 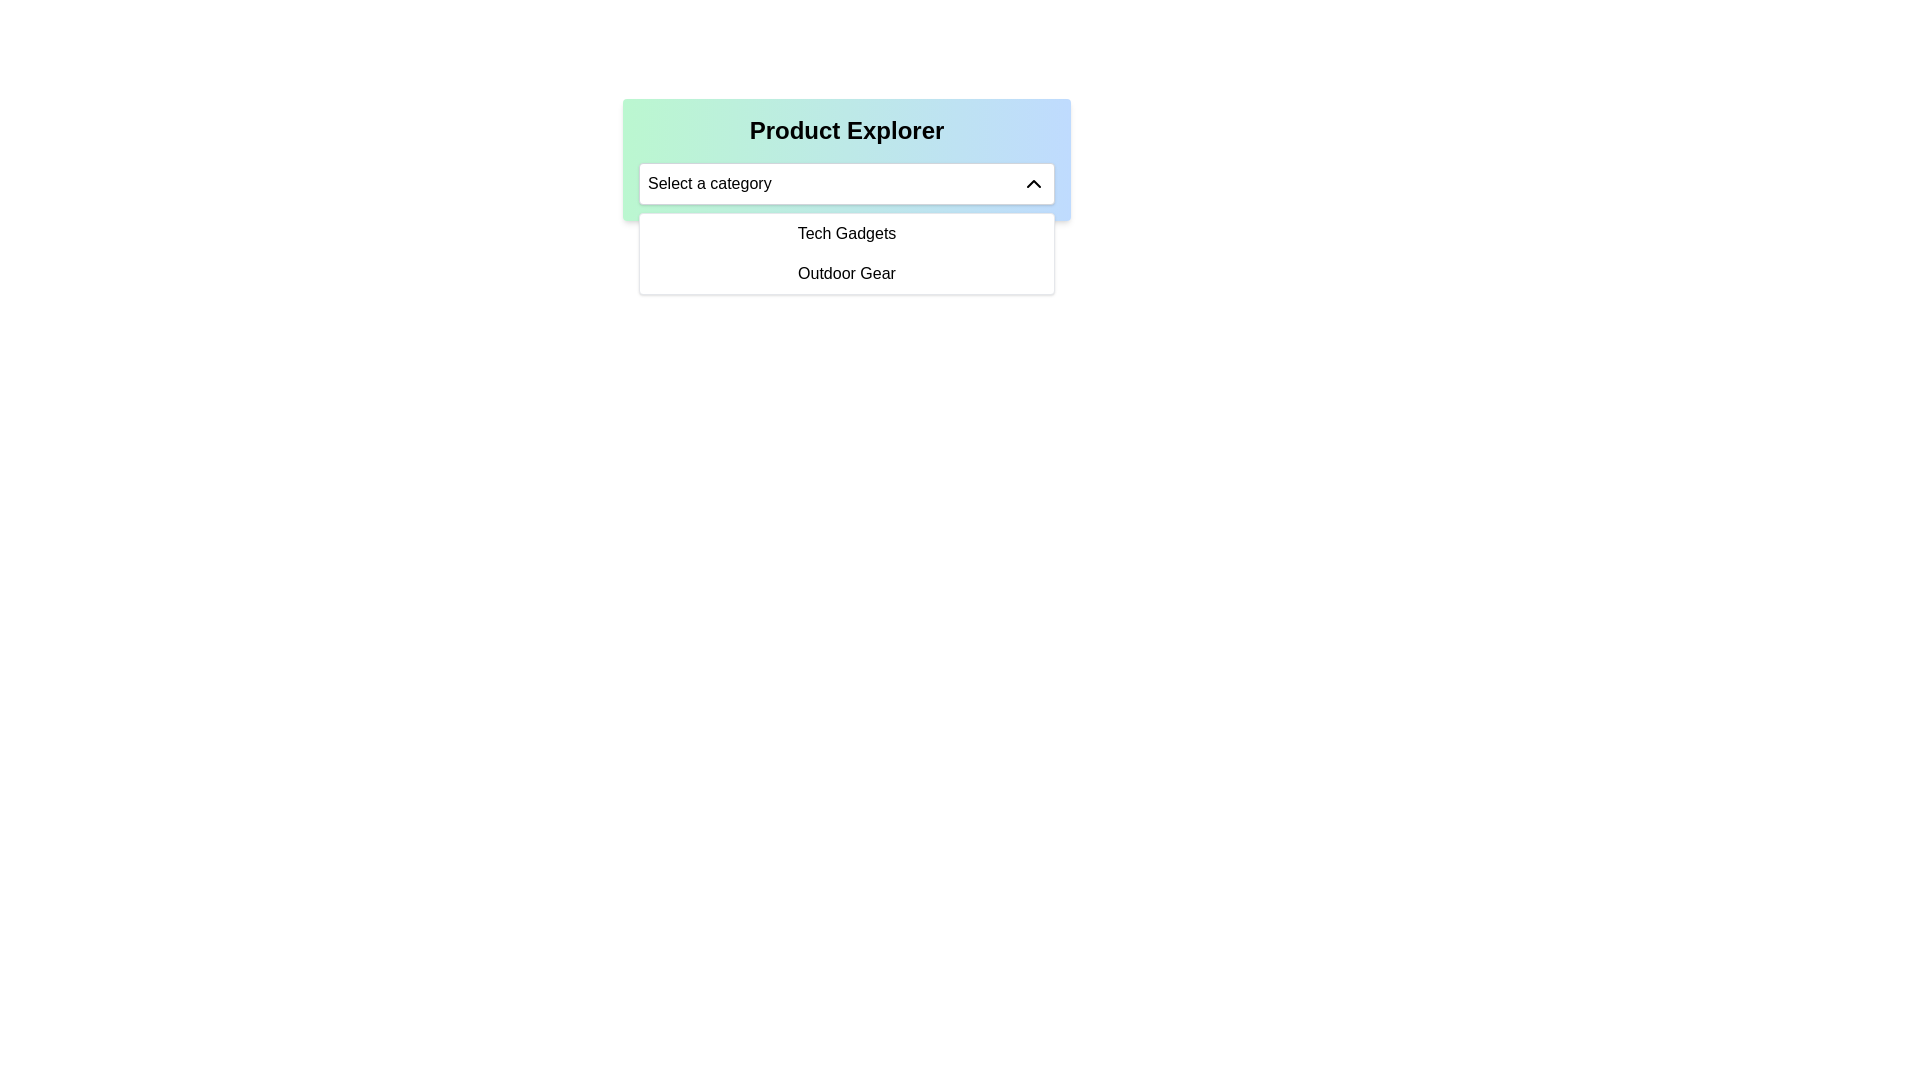 What do you see at coordinates (846, 233) in the screenshot?
I see `the 'Tech Gadgets' menu option` at bounding box center [846, 233].